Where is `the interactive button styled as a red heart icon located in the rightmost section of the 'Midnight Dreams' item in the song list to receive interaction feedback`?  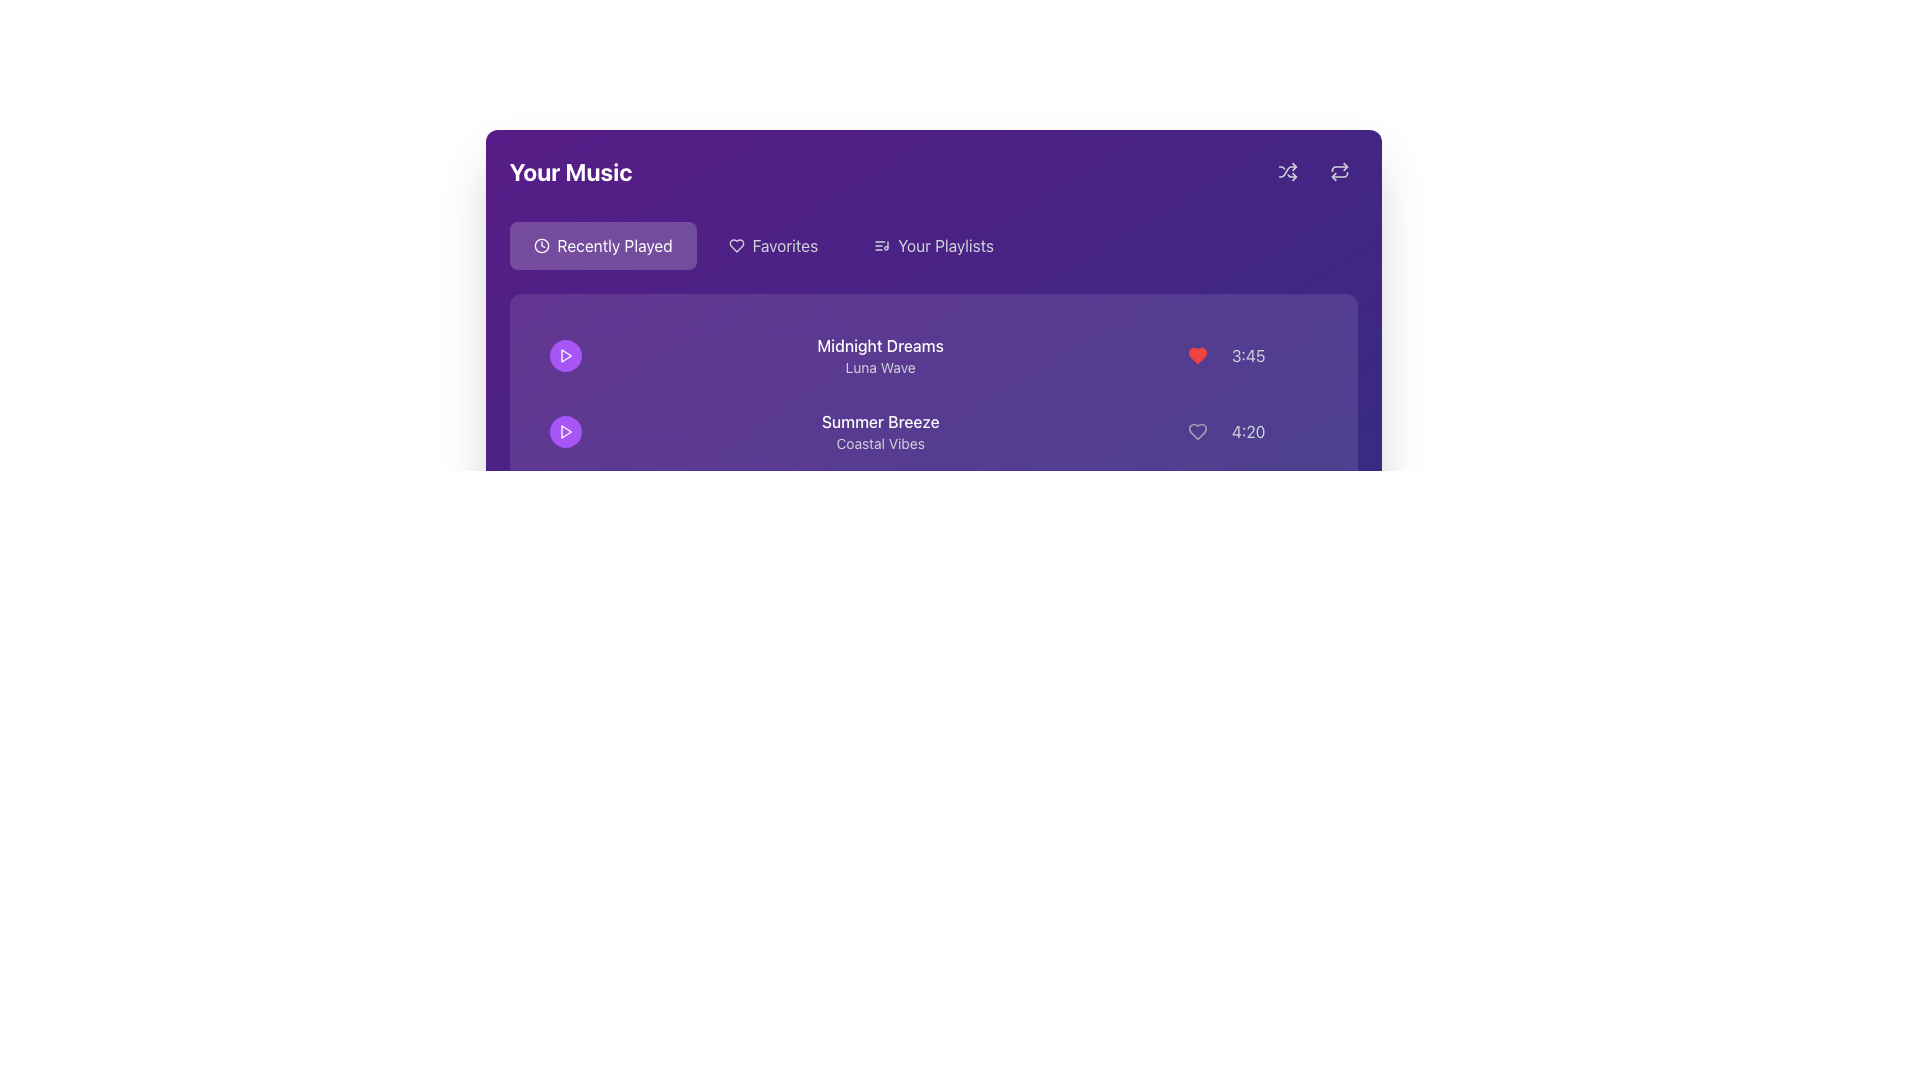 the interactive button styled as a red heart icon located in the rightmost section of the 'Midnight Dreams' item in the song list to receive interaction feedback is located at coordinates (1197, 354).